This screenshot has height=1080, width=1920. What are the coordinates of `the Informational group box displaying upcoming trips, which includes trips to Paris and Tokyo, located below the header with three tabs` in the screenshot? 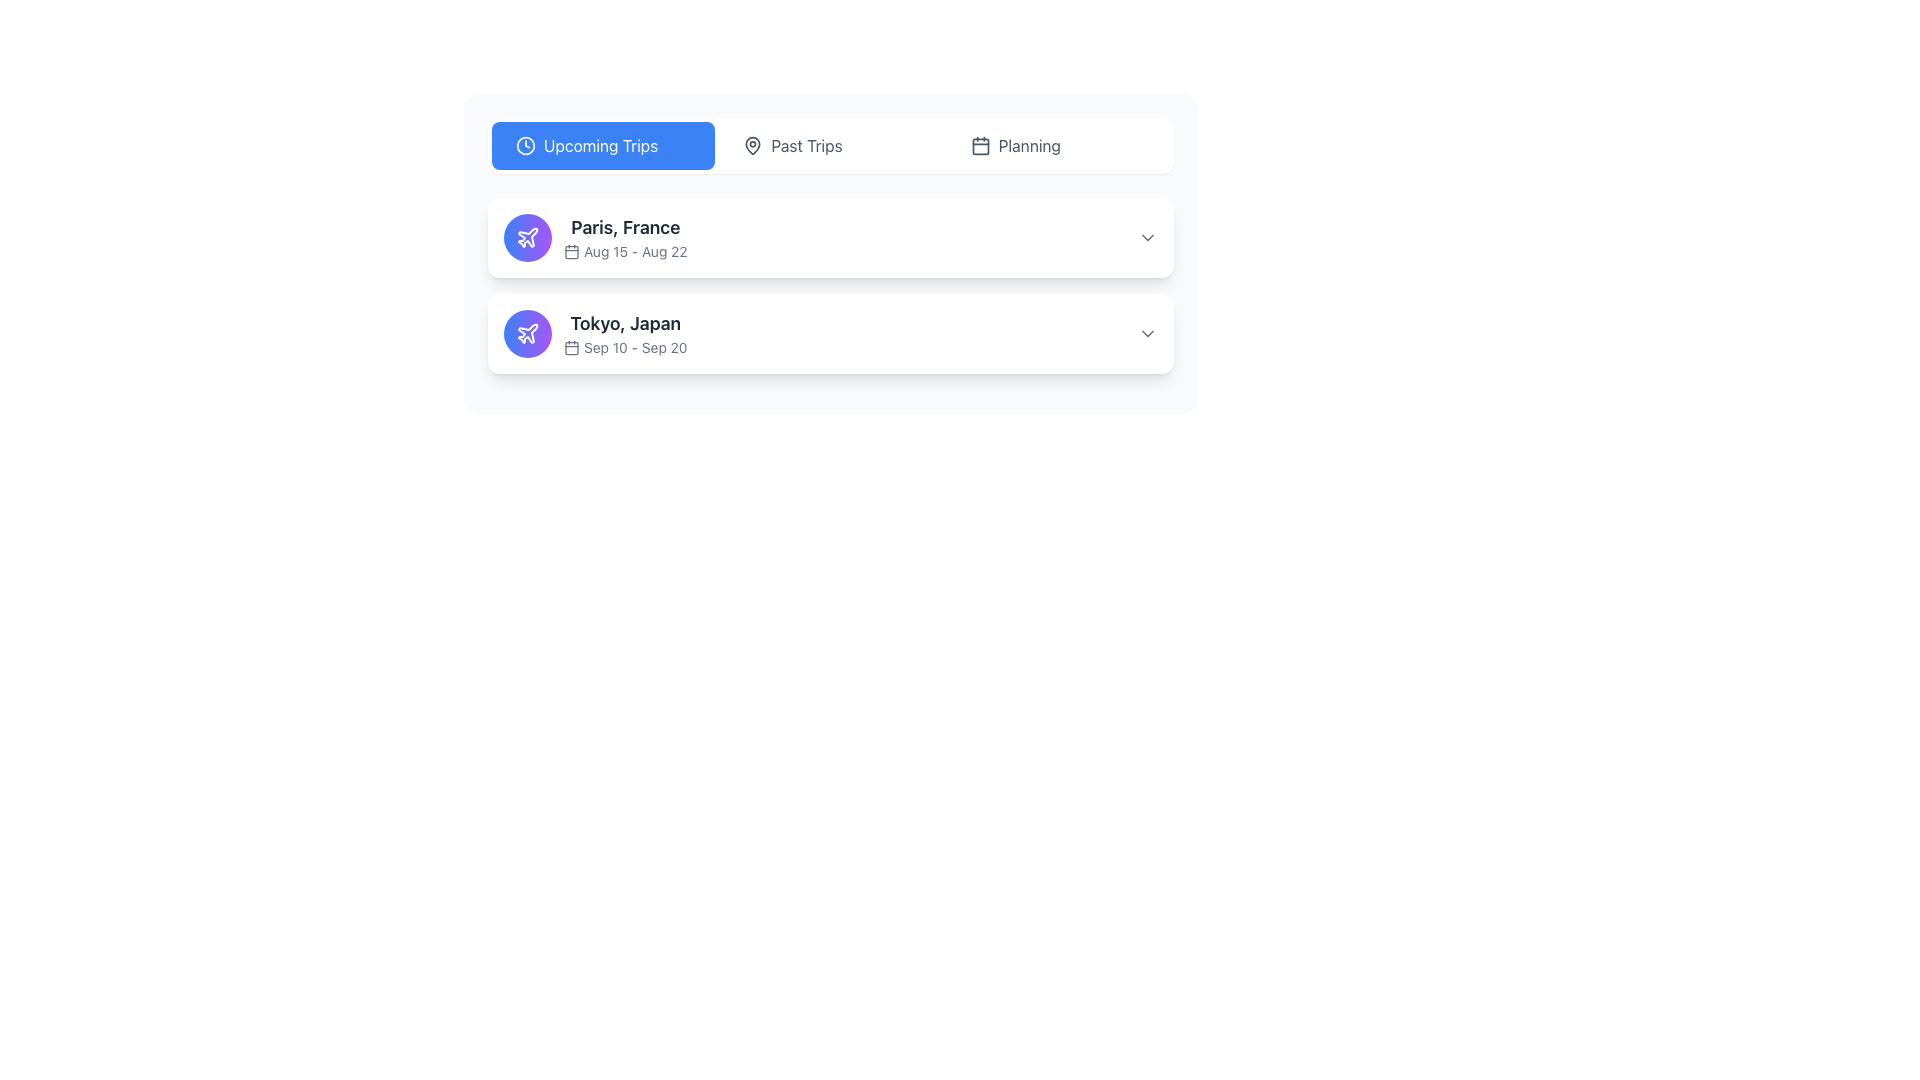 It's located at (830, 285).